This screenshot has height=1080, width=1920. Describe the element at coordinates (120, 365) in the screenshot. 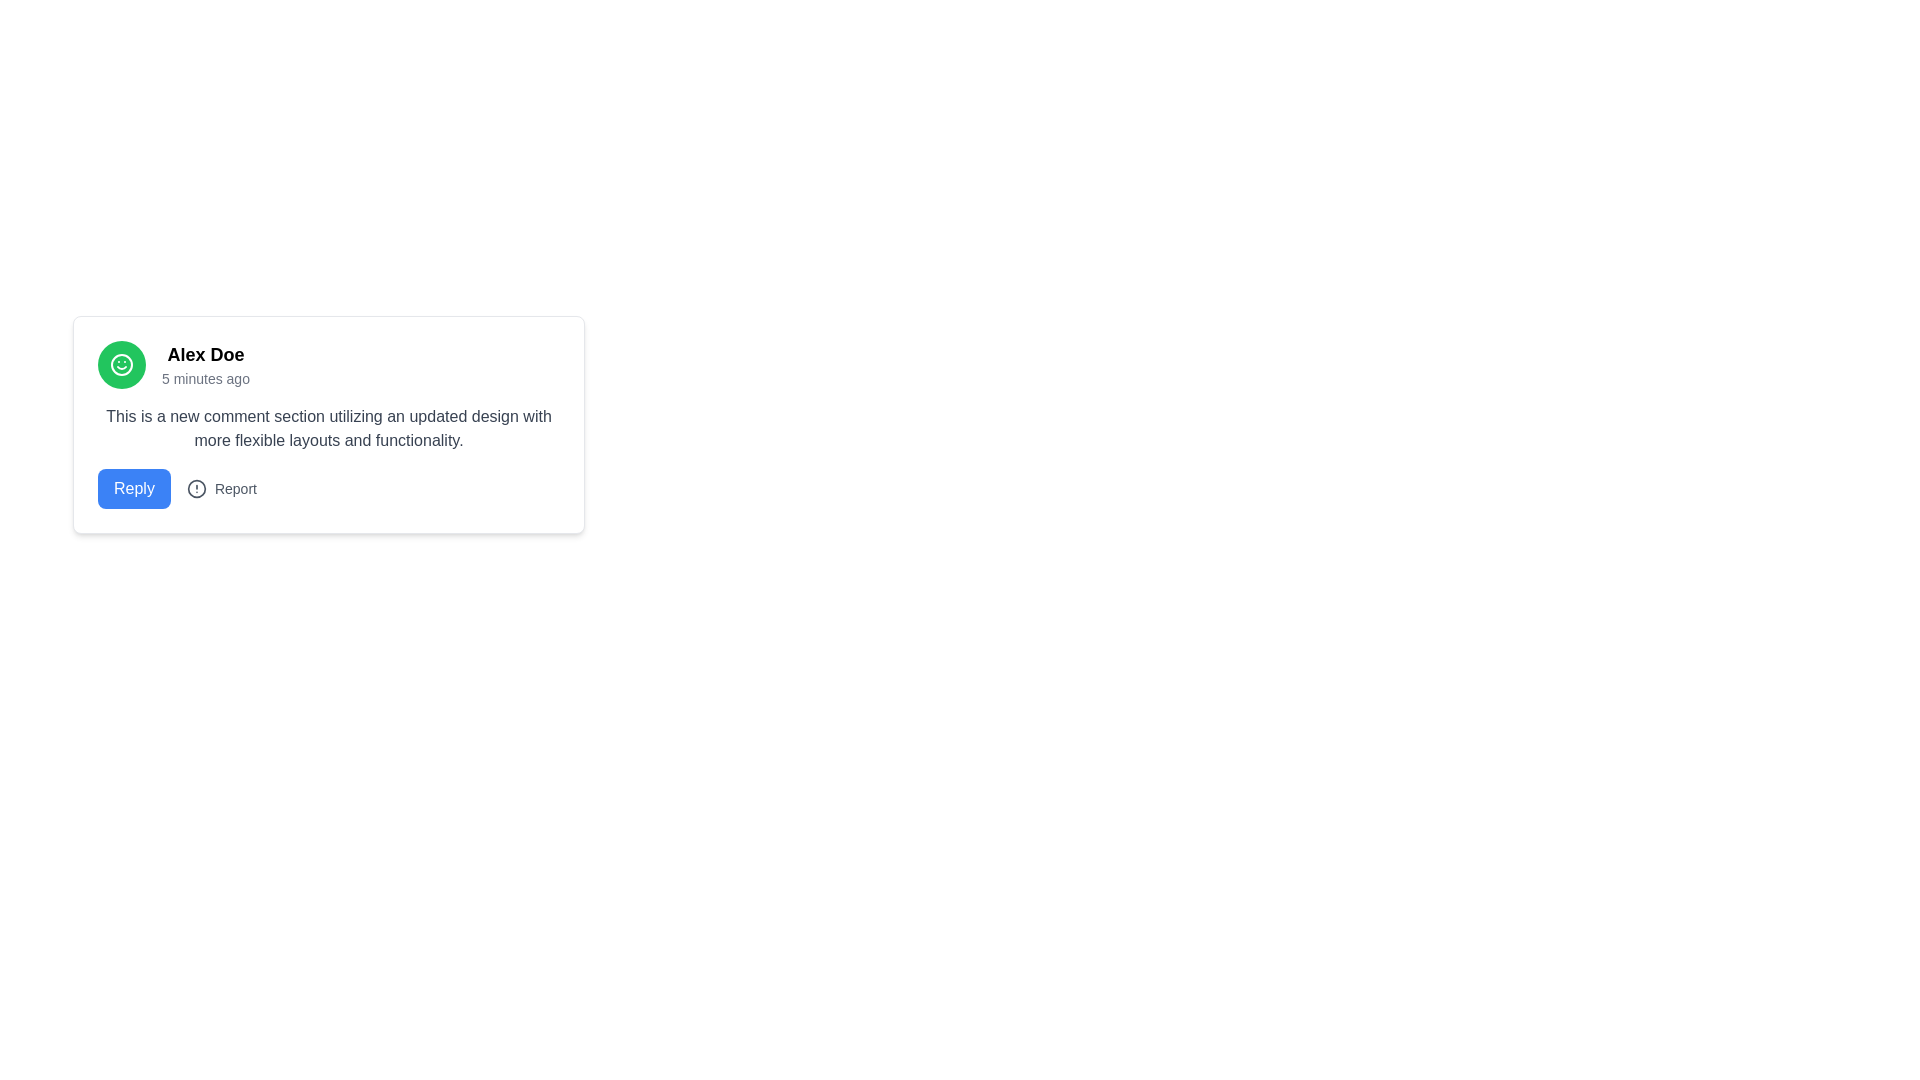

I see `the smiley face icon, which is part of the user's avatar displayed in a green circular background next to the username 'Alex Doe' in the comments section` at that location.